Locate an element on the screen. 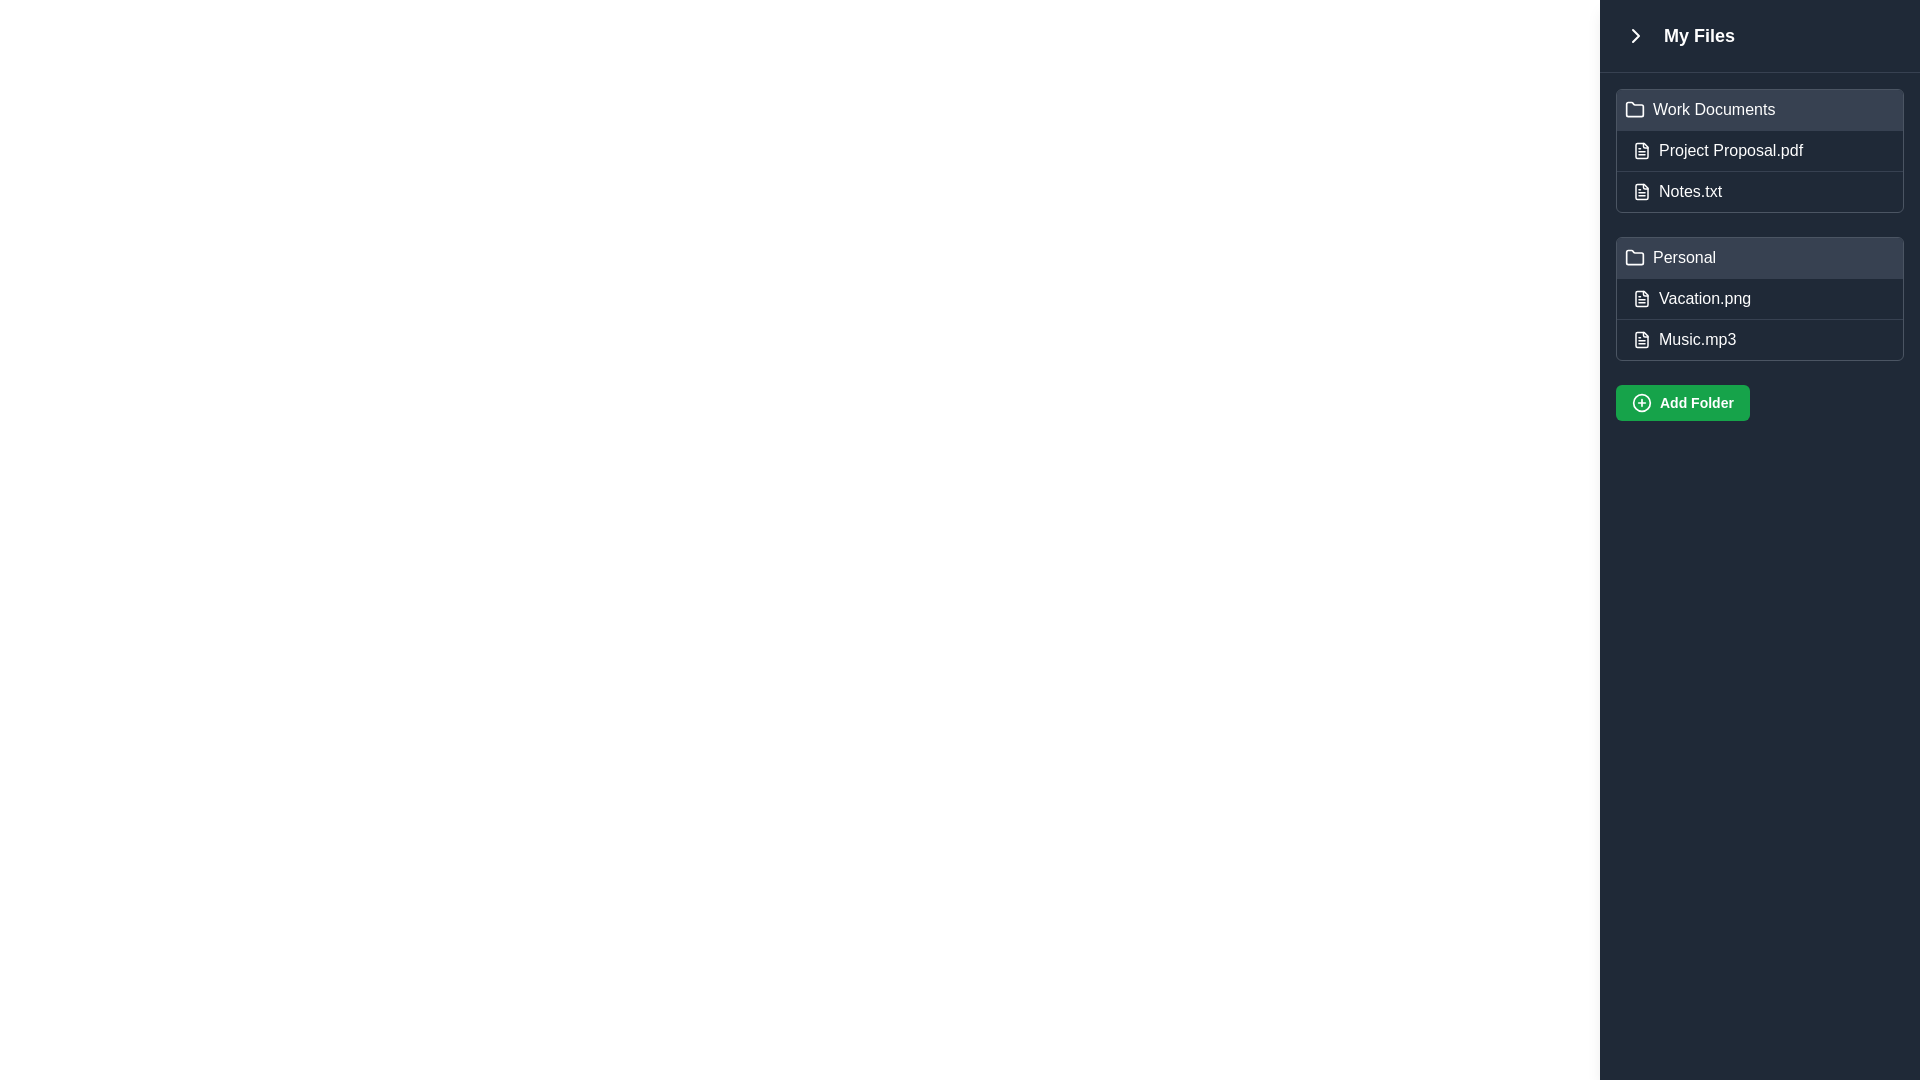 This screenshot has height=1080, width=1920. the text label displaying 'Music.mp3' located is located at coordinates (1696, 338).